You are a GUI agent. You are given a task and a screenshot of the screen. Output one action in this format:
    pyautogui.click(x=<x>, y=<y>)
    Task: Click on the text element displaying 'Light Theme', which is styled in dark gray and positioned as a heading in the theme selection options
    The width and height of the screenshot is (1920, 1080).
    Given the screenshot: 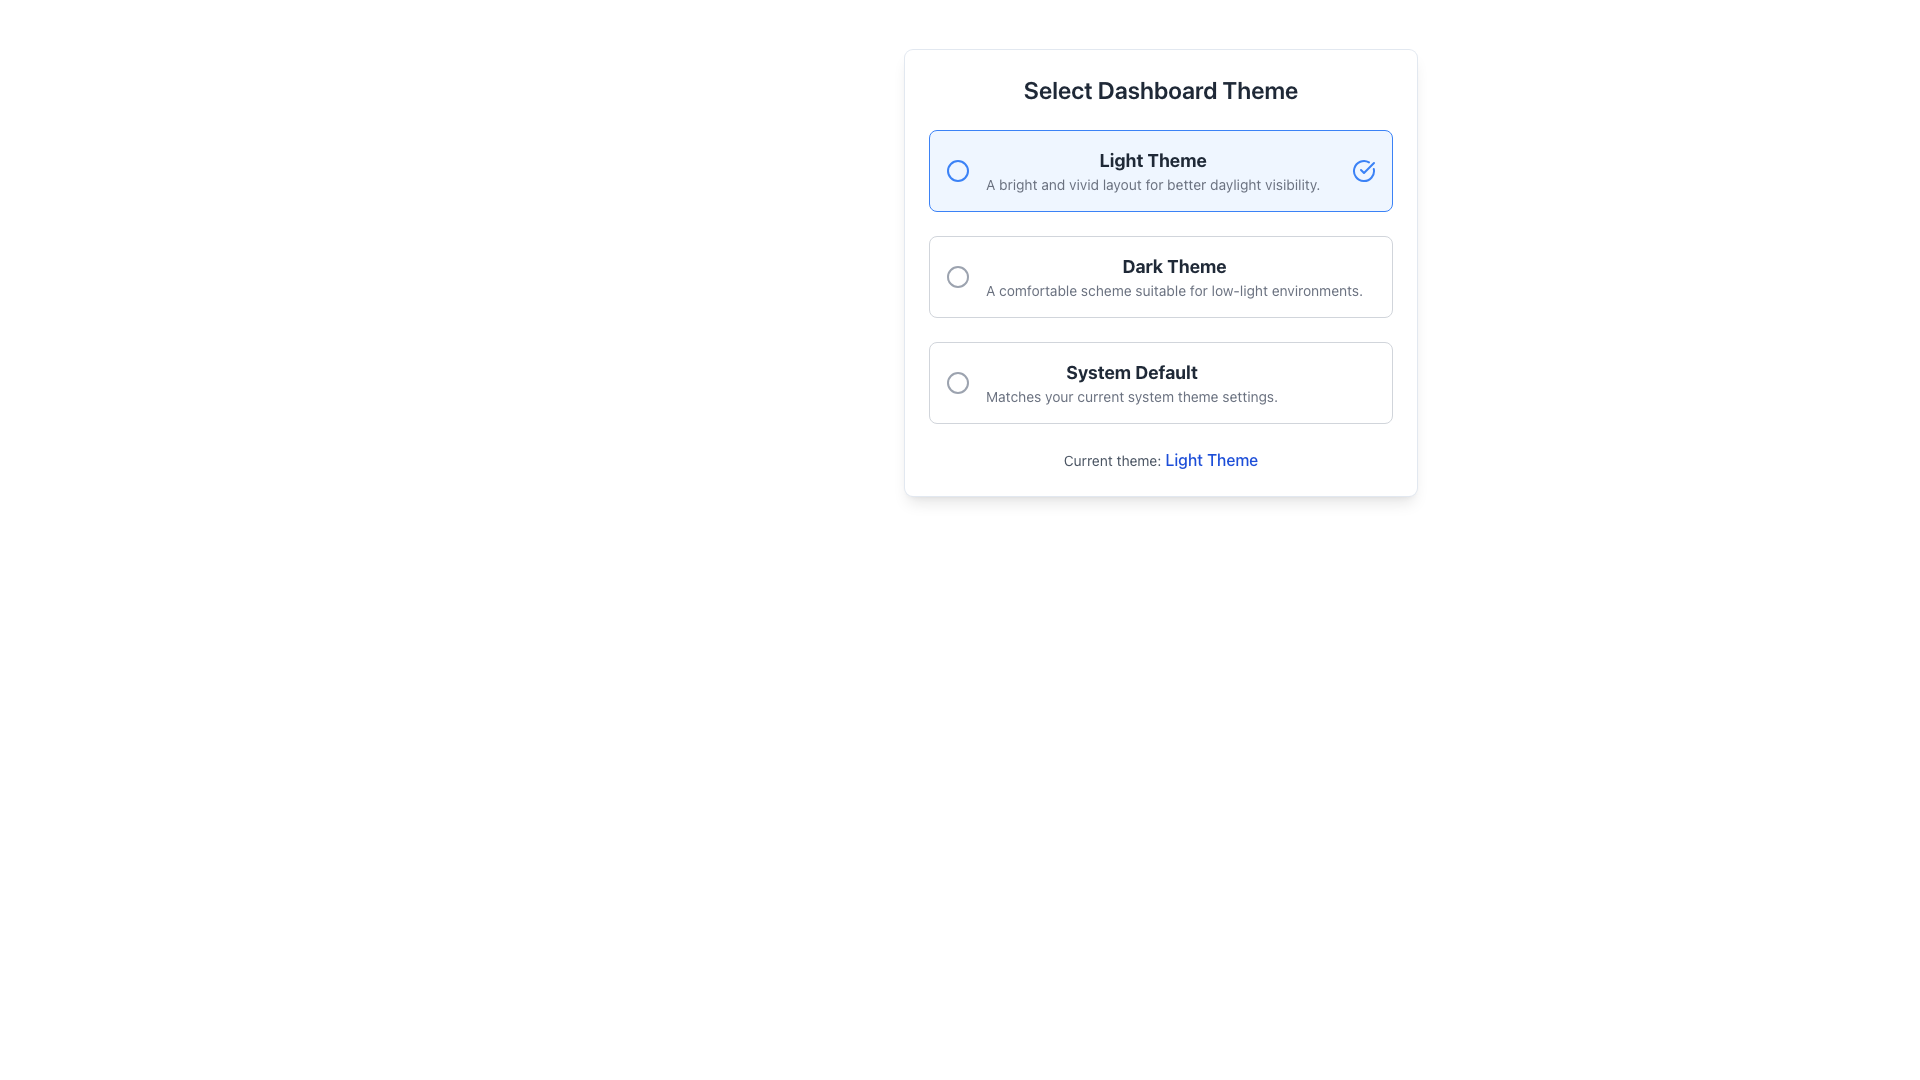 What is the action you would take?
    pyautogui.click(x=1153, y=160)
    